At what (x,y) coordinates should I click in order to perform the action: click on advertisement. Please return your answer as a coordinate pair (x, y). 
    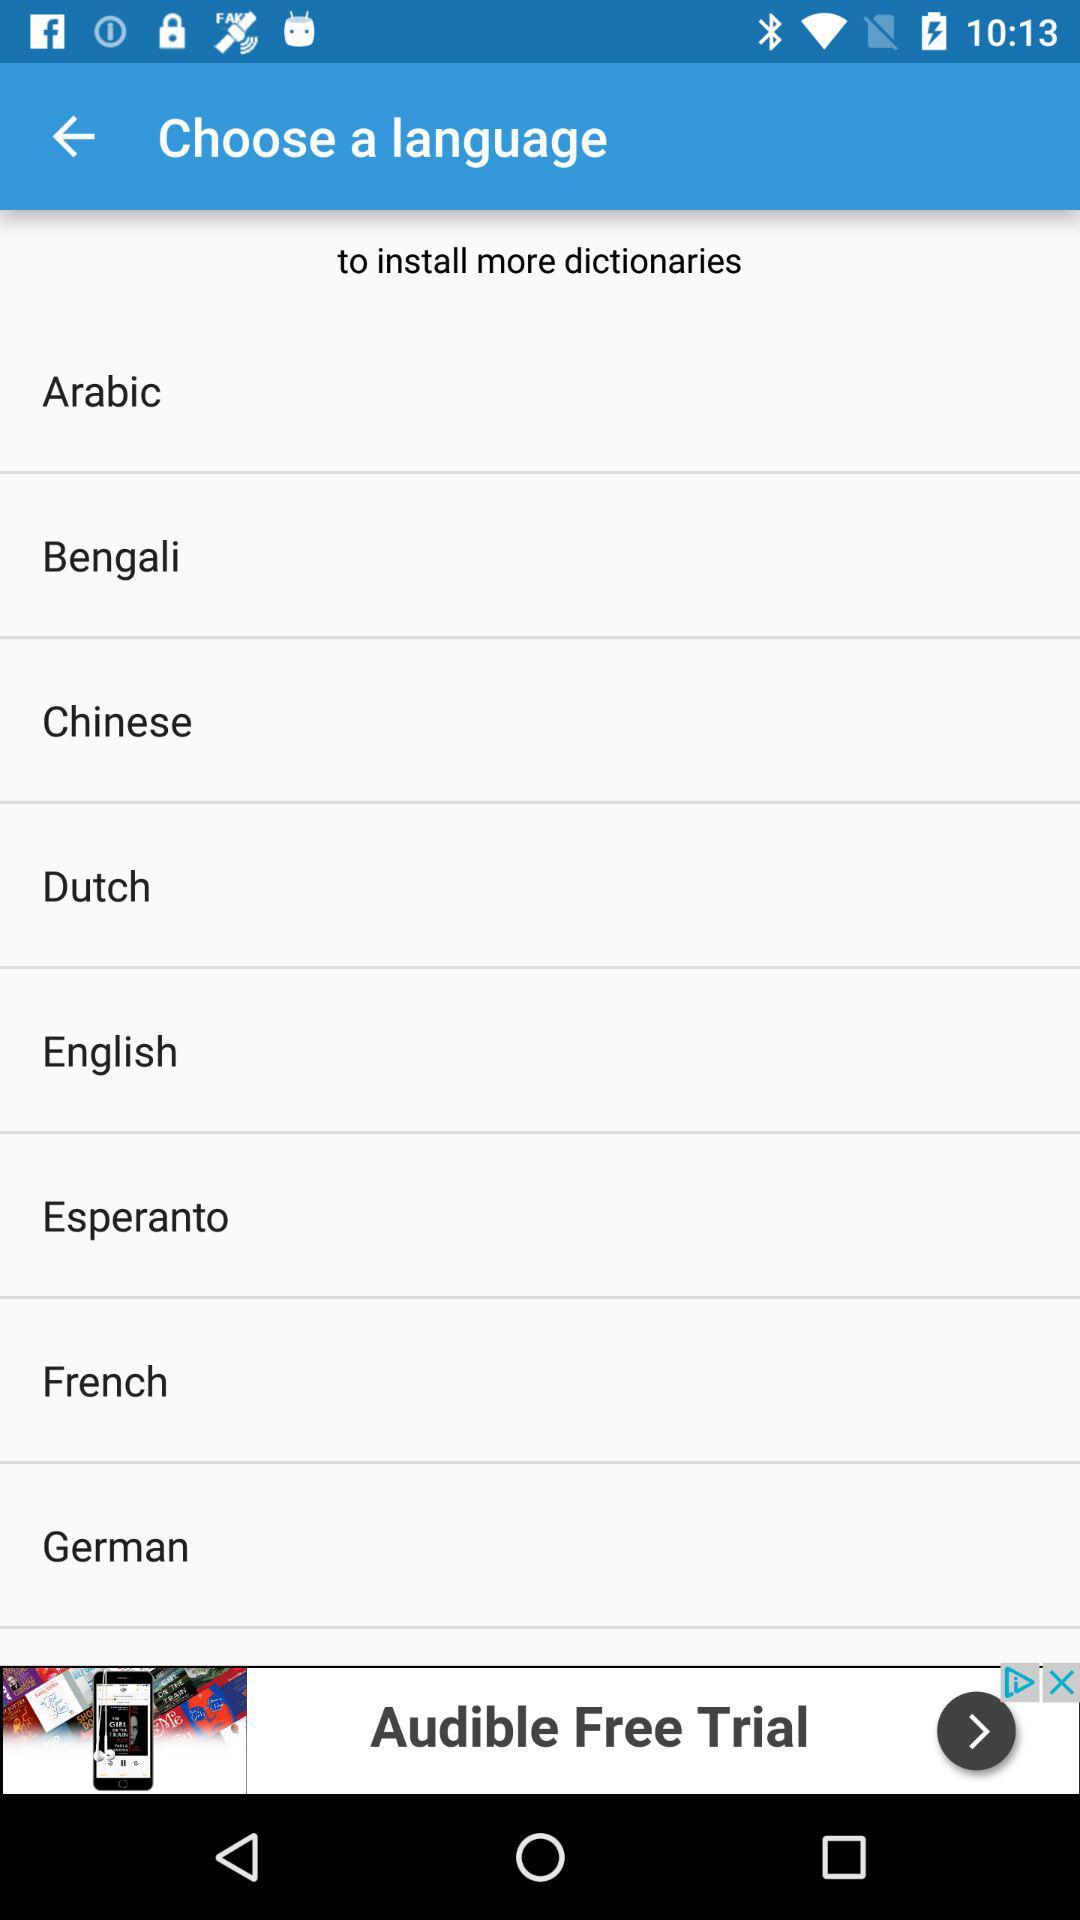
    Looking at the image, I should click on (540, 1727).